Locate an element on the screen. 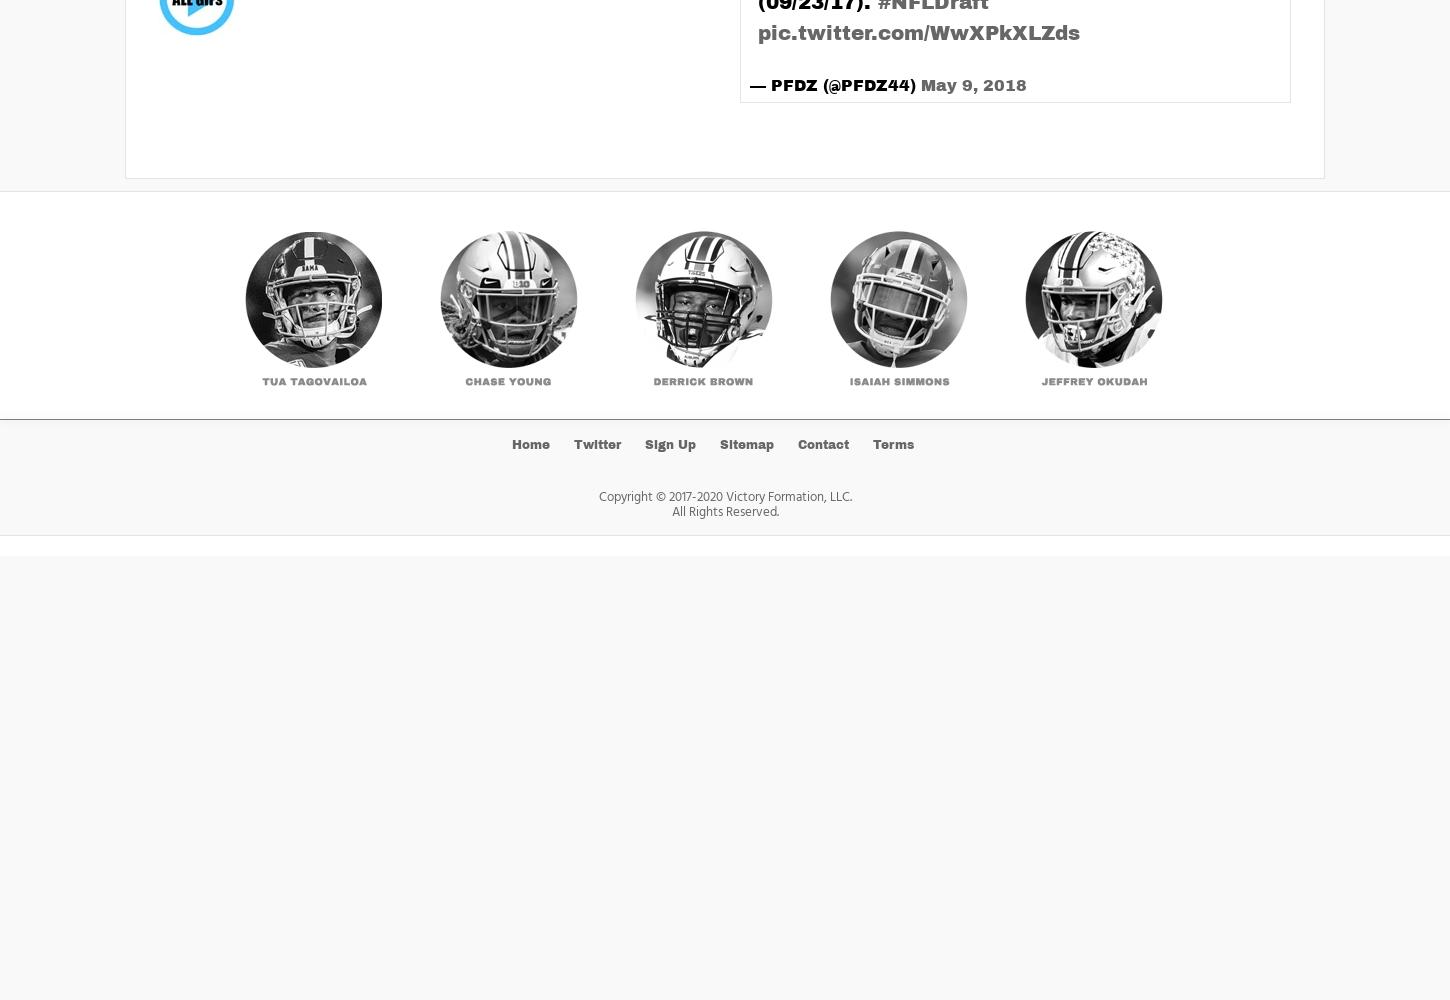 Image resolution: width=1450 pixels, height=1000 pixels. 'Home' is located at coordinates (530, 443).